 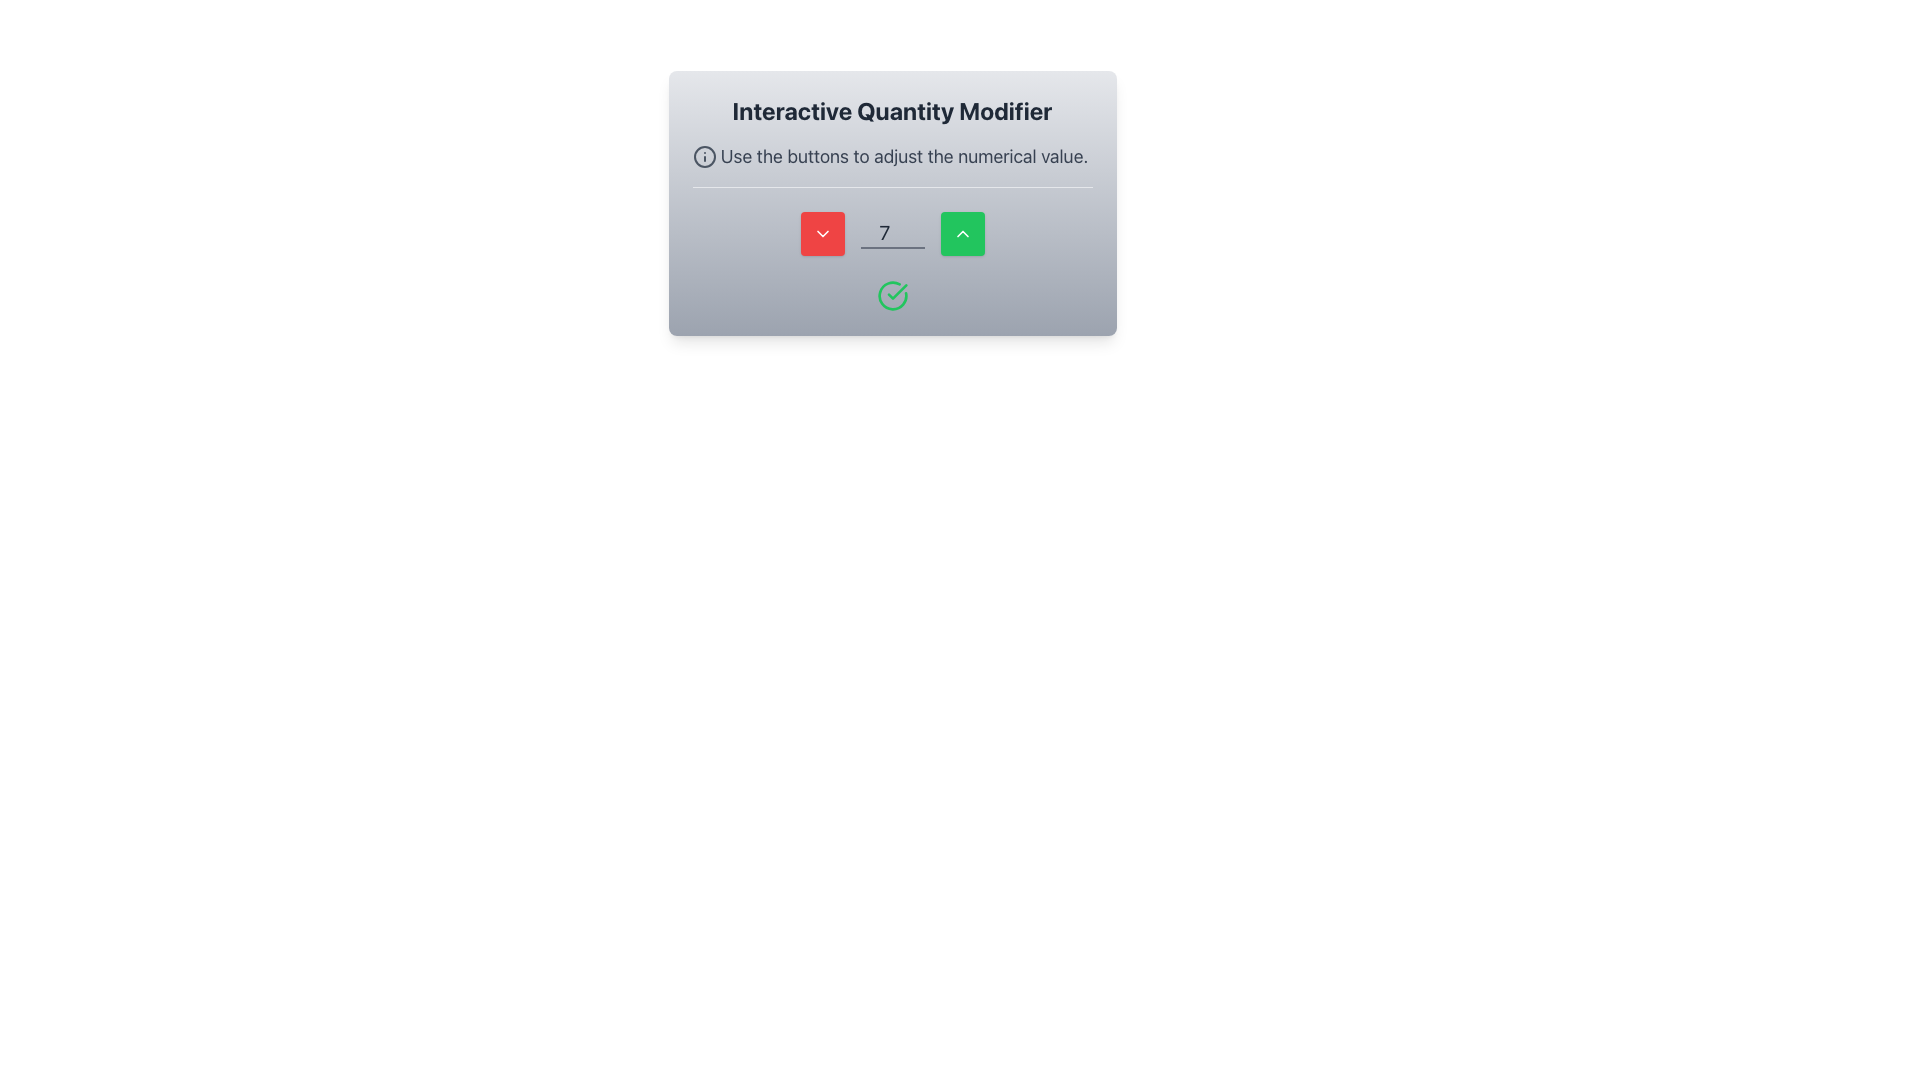 What do you see at coordinates (962, 233) in the screenshot?
I see `the upward-pointing chevron icon within the green button` at bounding box center [962, 233].